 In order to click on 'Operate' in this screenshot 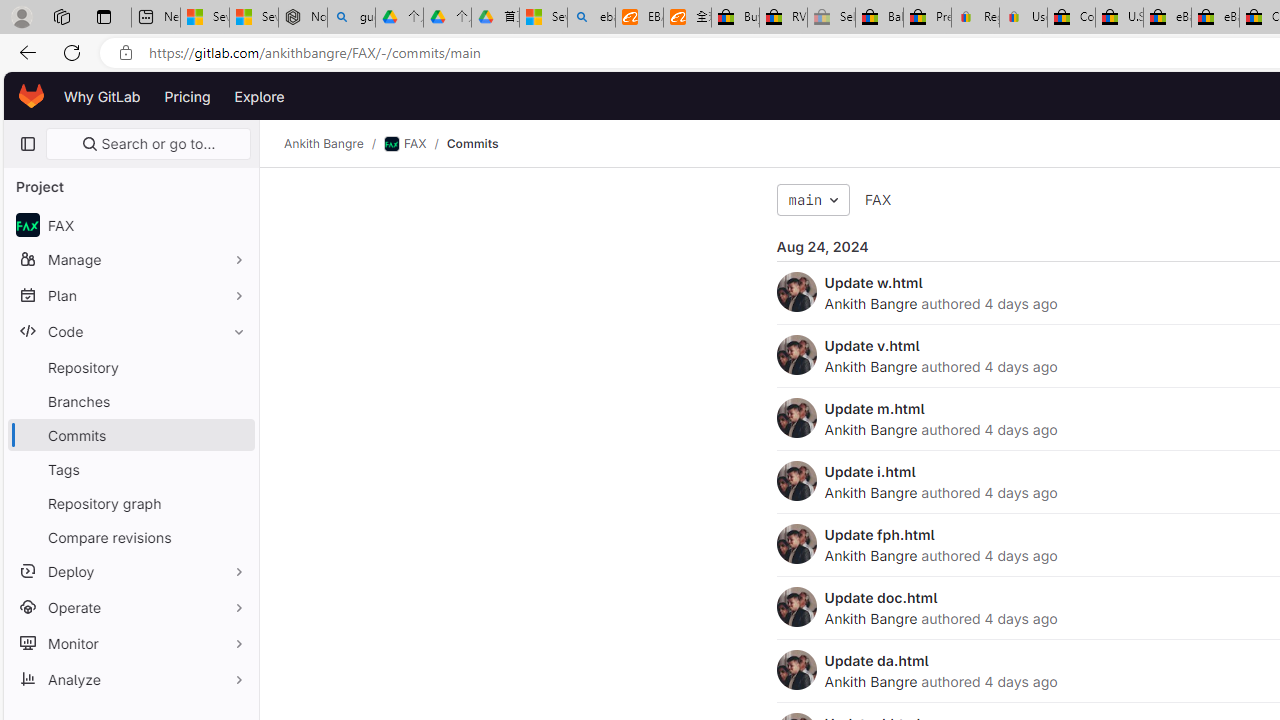, I will do `click(130, 605)`.